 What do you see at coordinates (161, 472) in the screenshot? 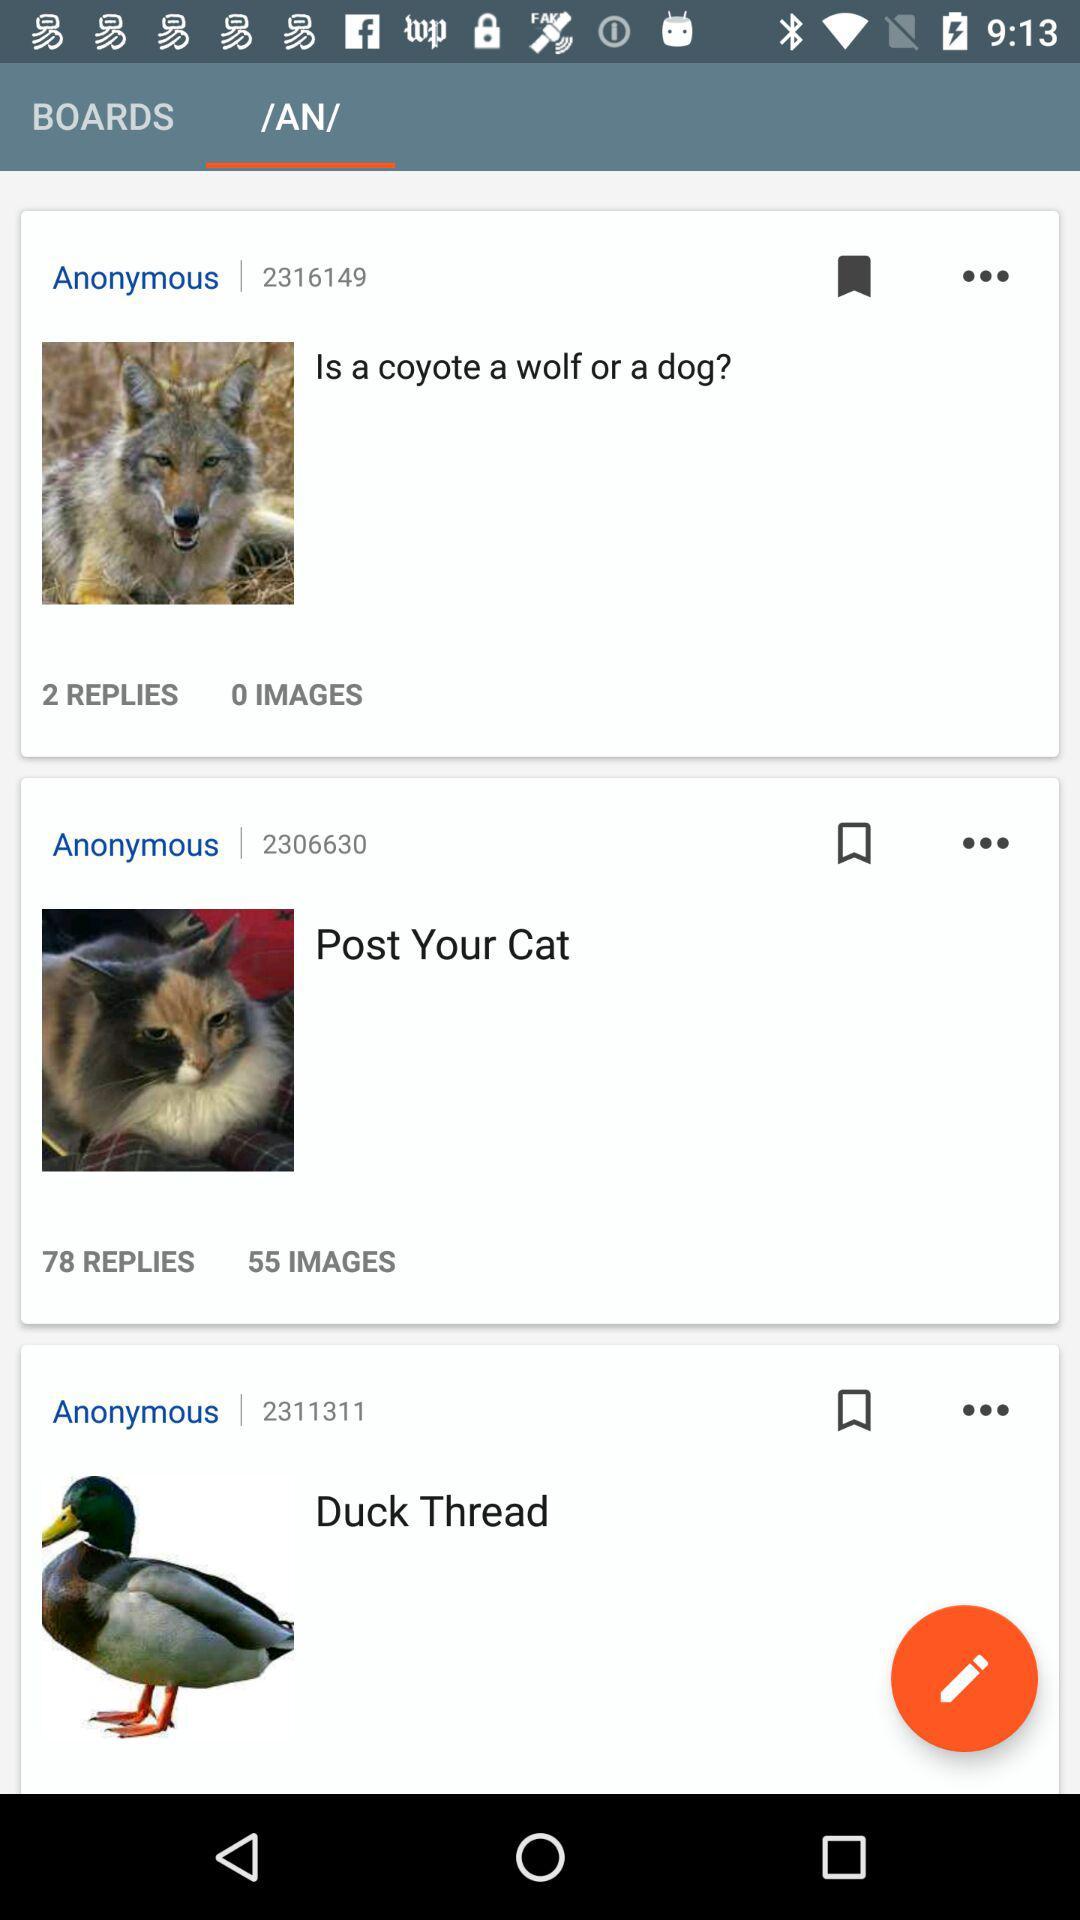
I see `image` at bounding box center [161, 472].